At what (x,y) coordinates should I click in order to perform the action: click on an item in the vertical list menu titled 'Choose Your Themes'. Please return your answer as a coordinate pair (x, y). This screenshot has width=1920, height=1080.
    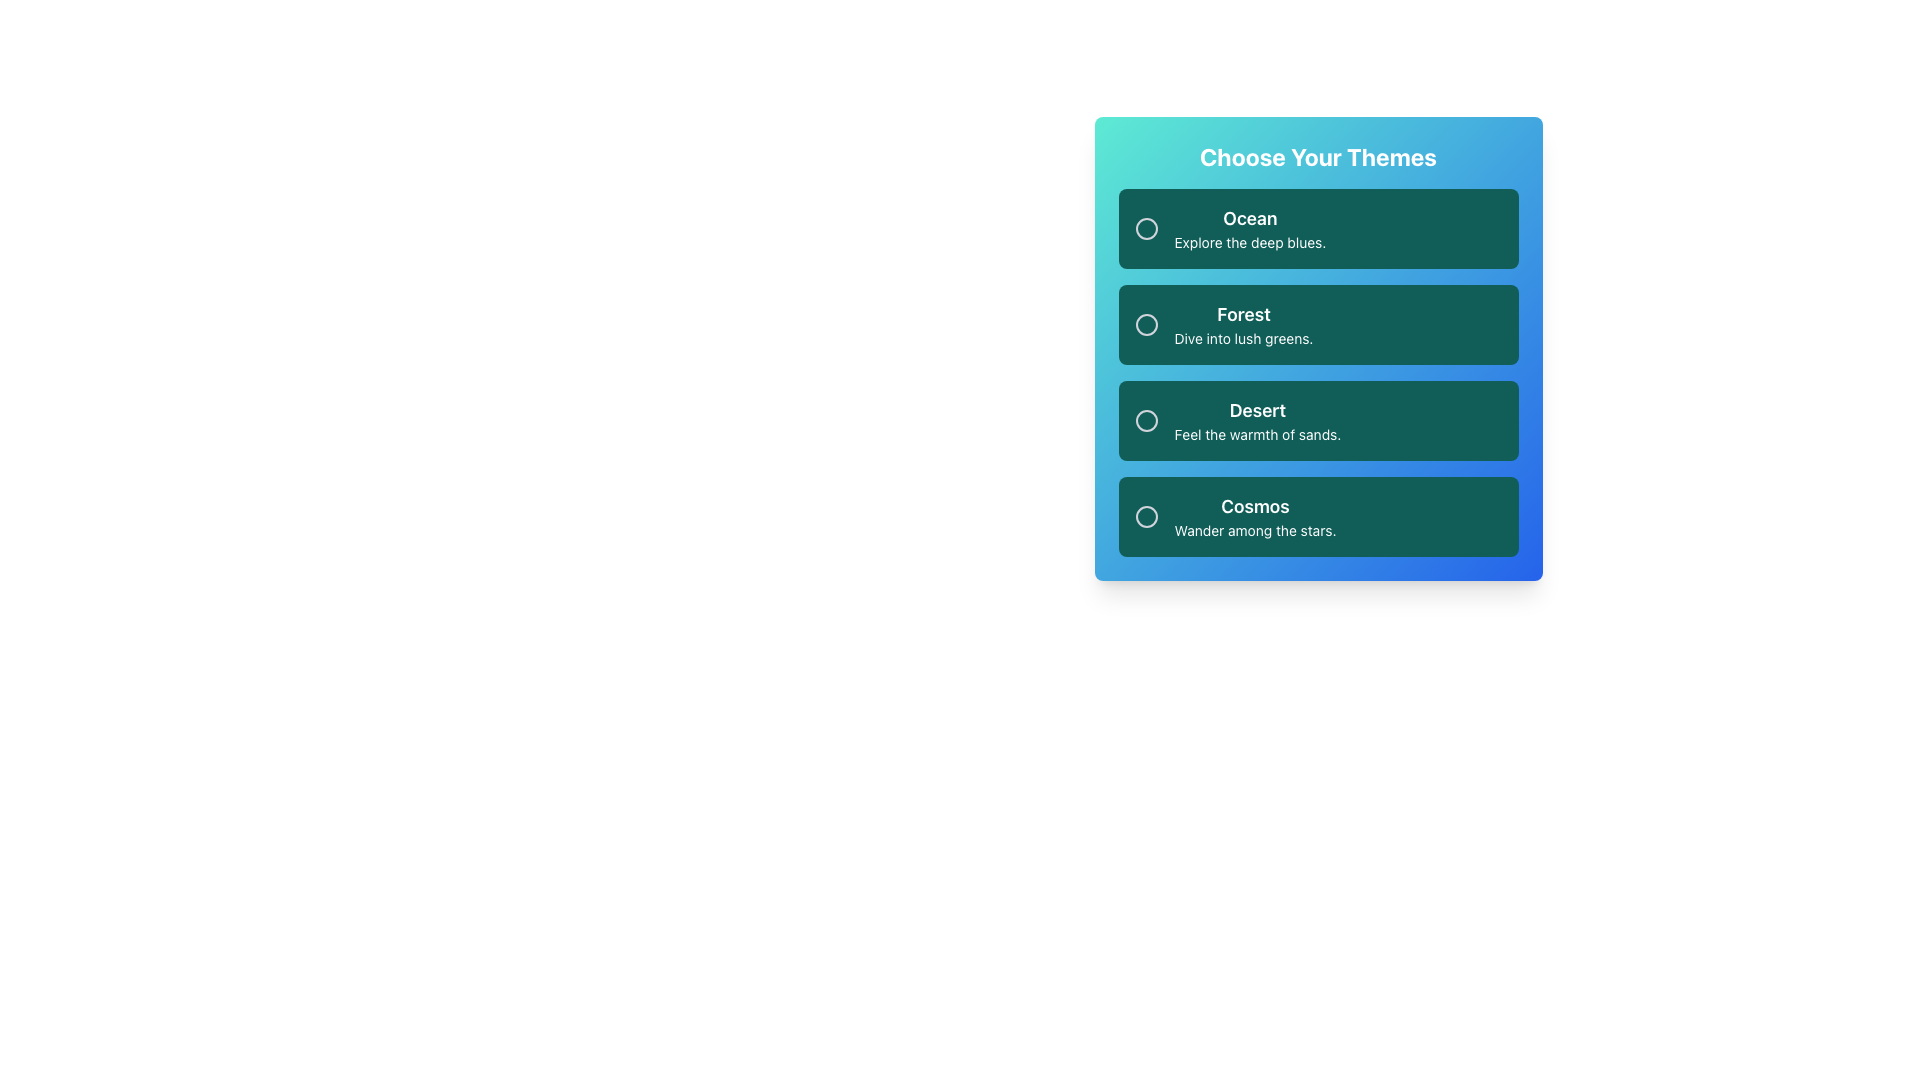
    Looking at the image, I should click on (1318, 373).